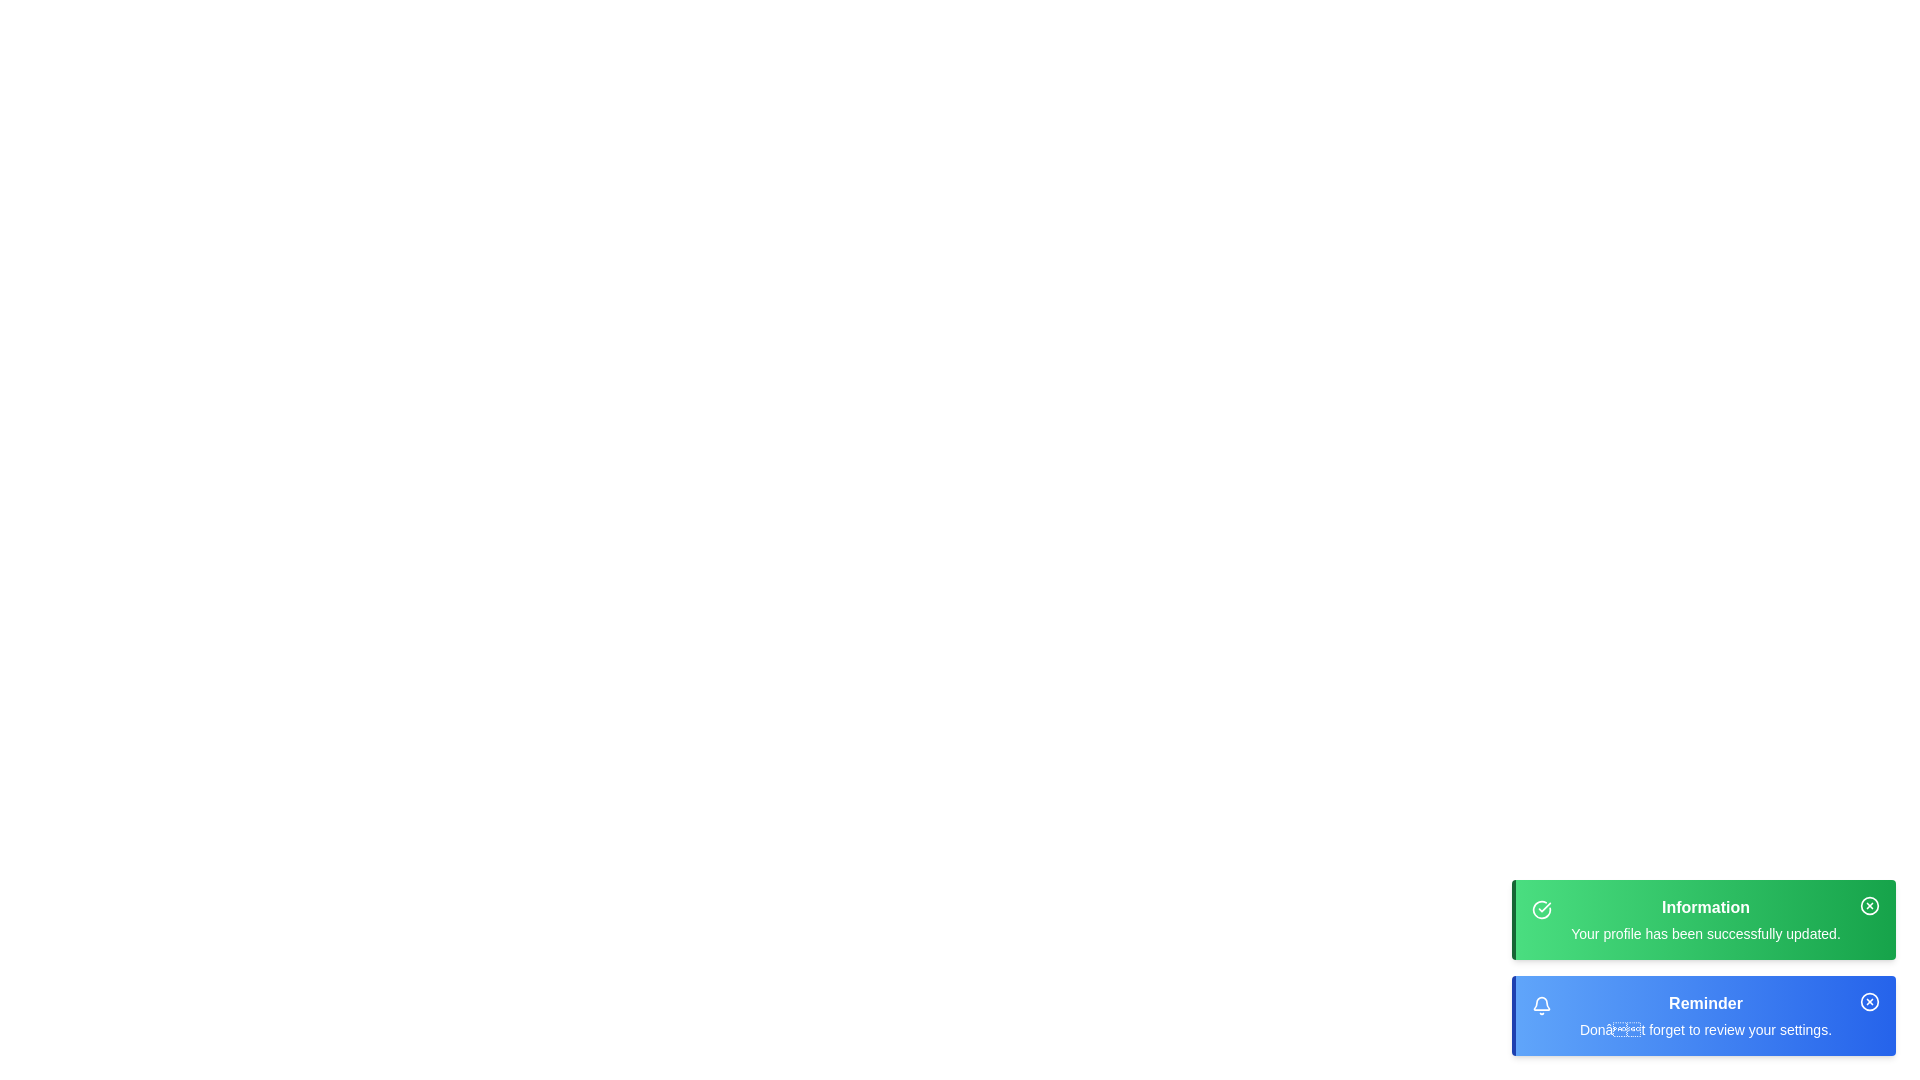 This screenshot has width=1920, height=1080. What do you see at coordinates (1704, 920) in the screenshot?
I see `information from the informational notification box that has a green gradient background, bold 'Information' title, and text stating 'Your profile has been successfully updated.'` at bounding box center [1704, 920].